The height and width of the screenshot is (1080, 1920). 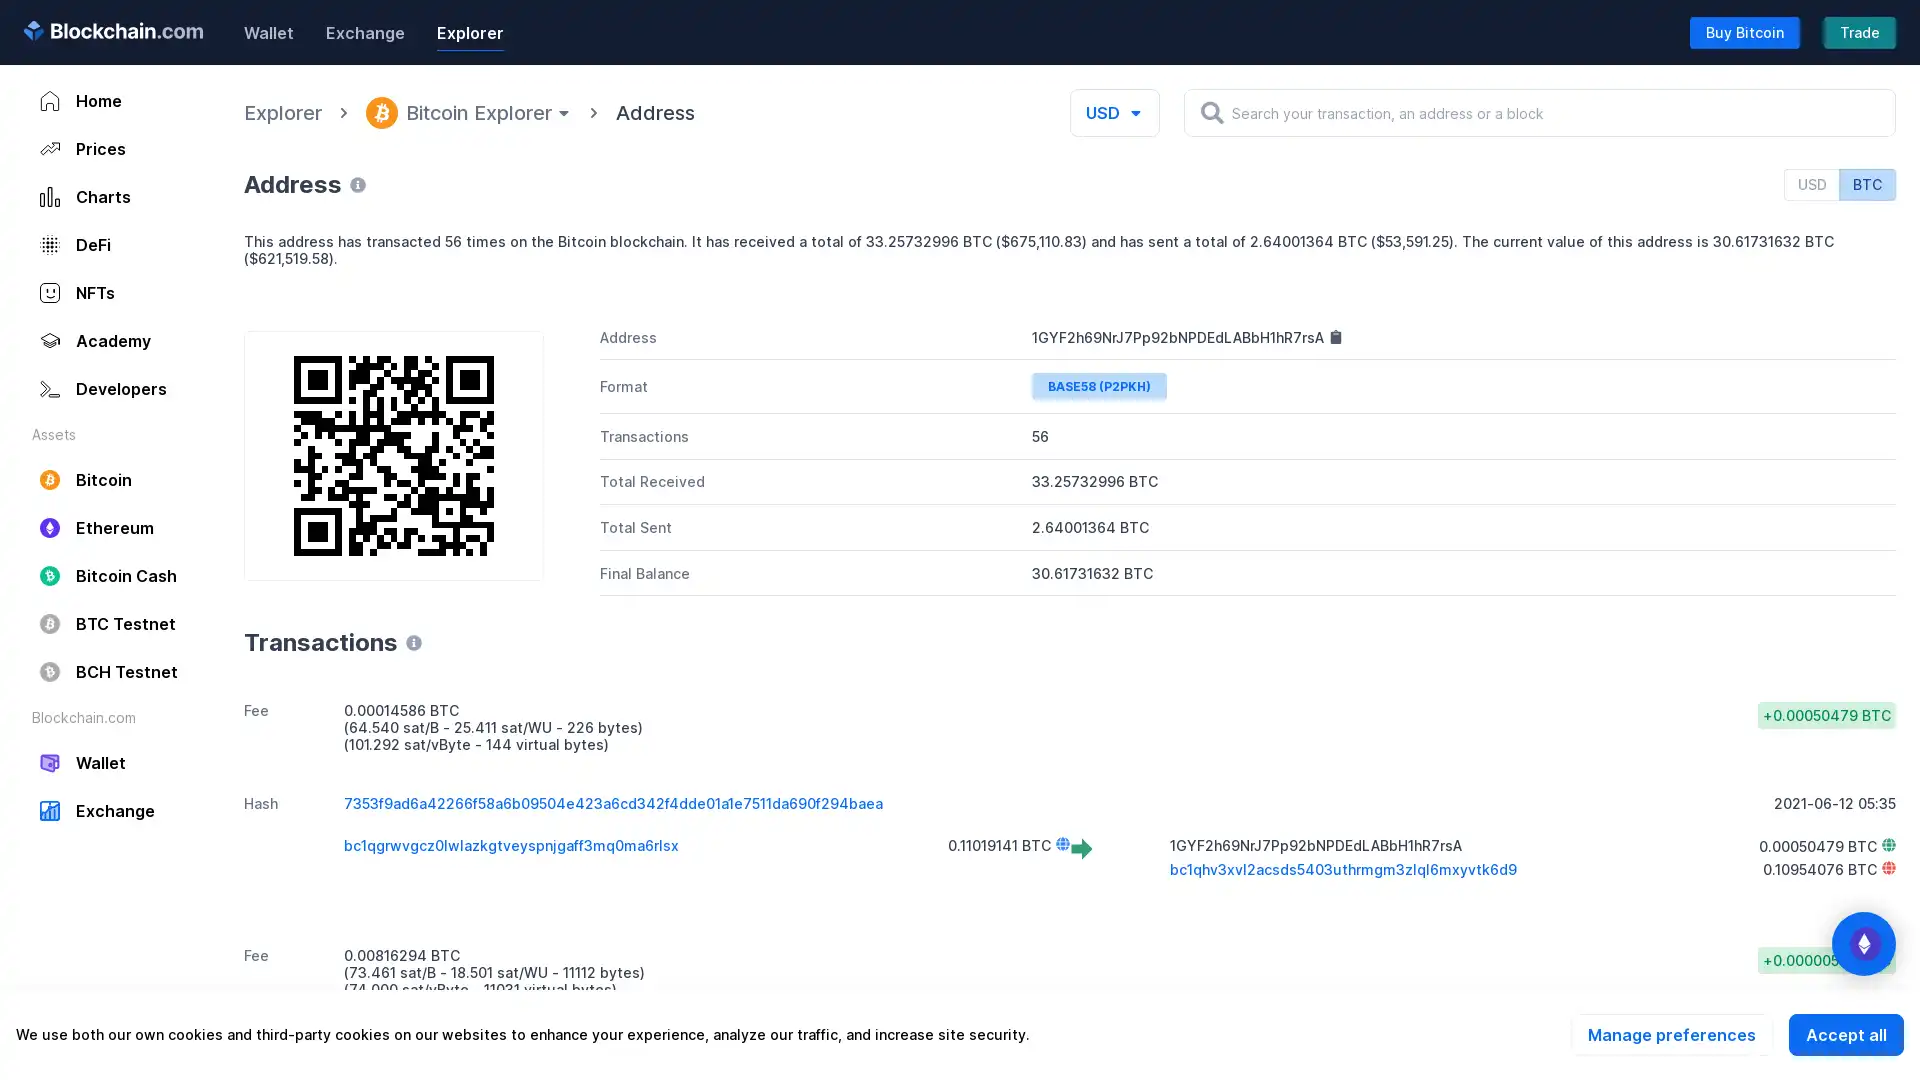 What do you see at coordinates (1859, 31) in the screenshot?
I see `Trade` at bounding box center [1859, 31].